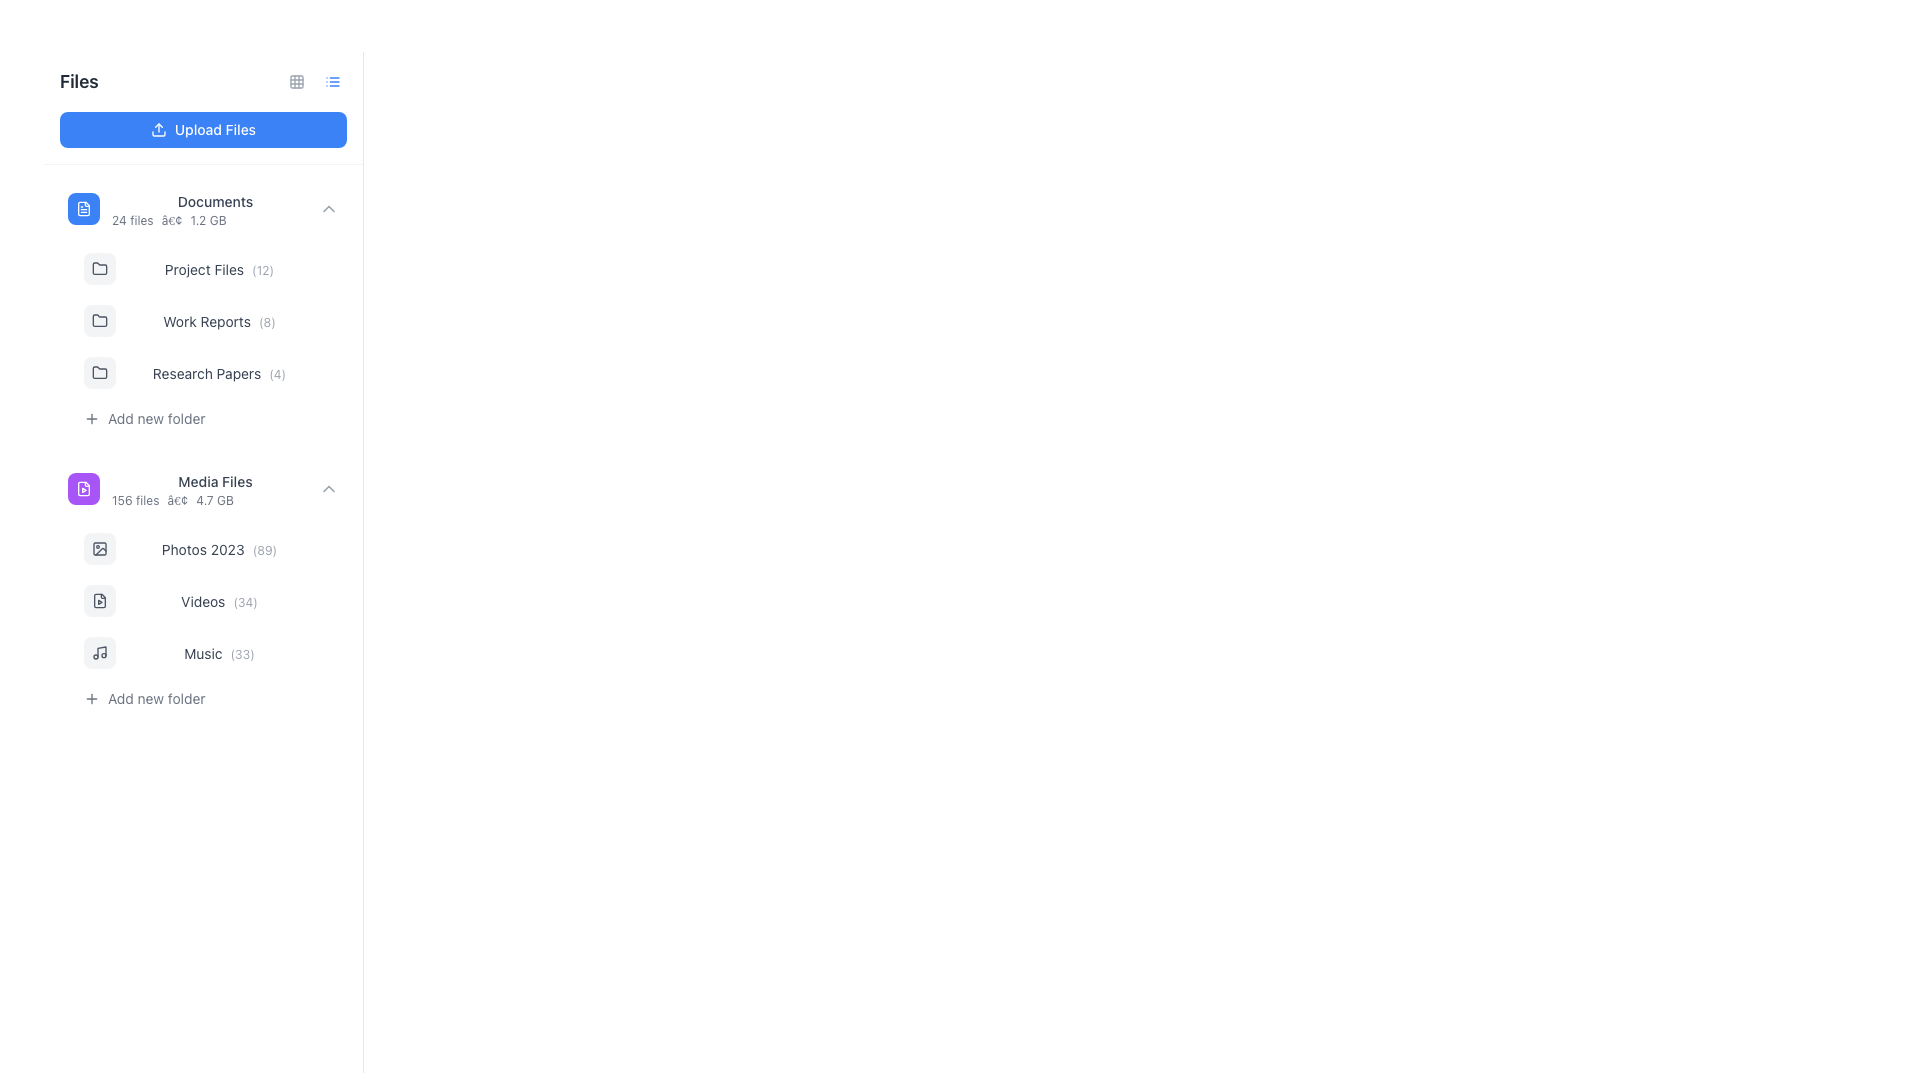  Describe the element at coordinates (325, 548) in the screenshot. I see `the button within the 'Photos 2023 (89)' entry in the 'Media Files' section of the sidebar` at that location.